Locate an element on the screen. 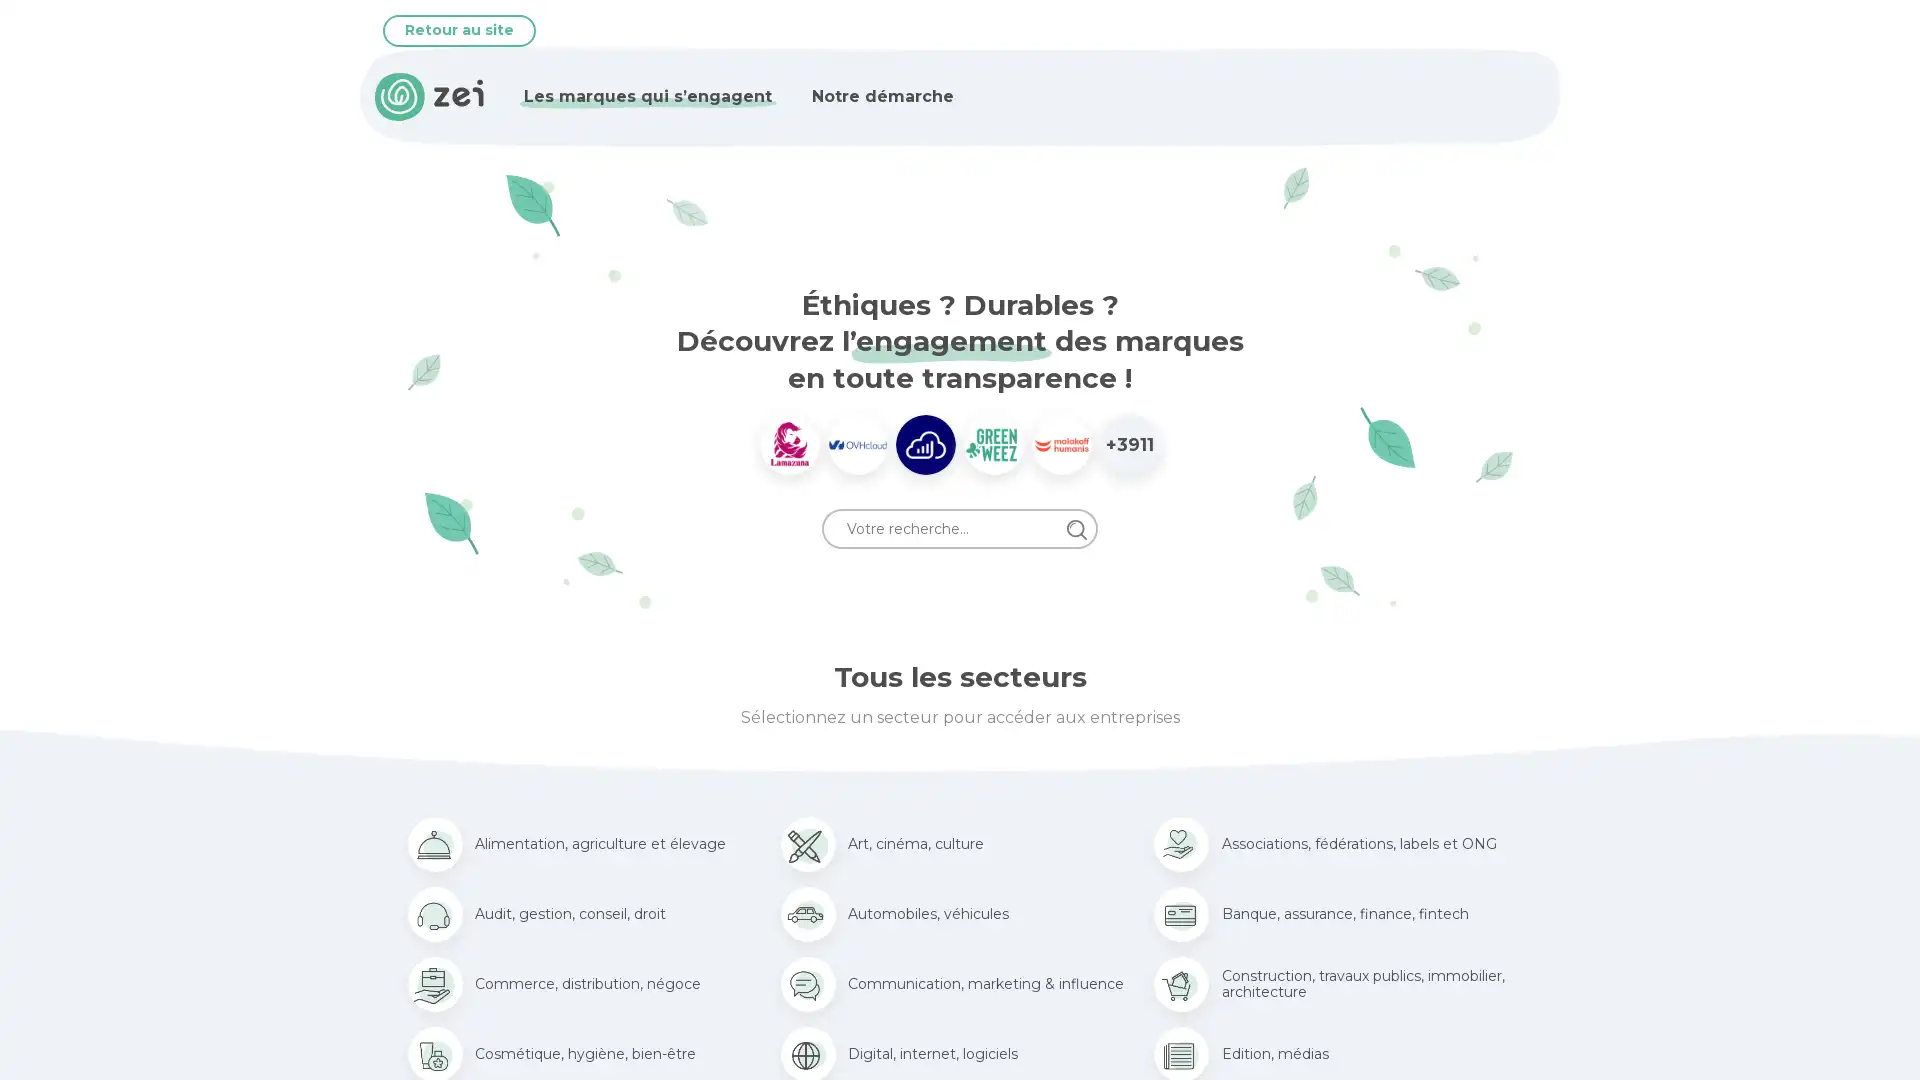 The height and width of the screenshot is (1080, 1920). Personnaliser (fenetre modale) is located at coordinates (180, 999).